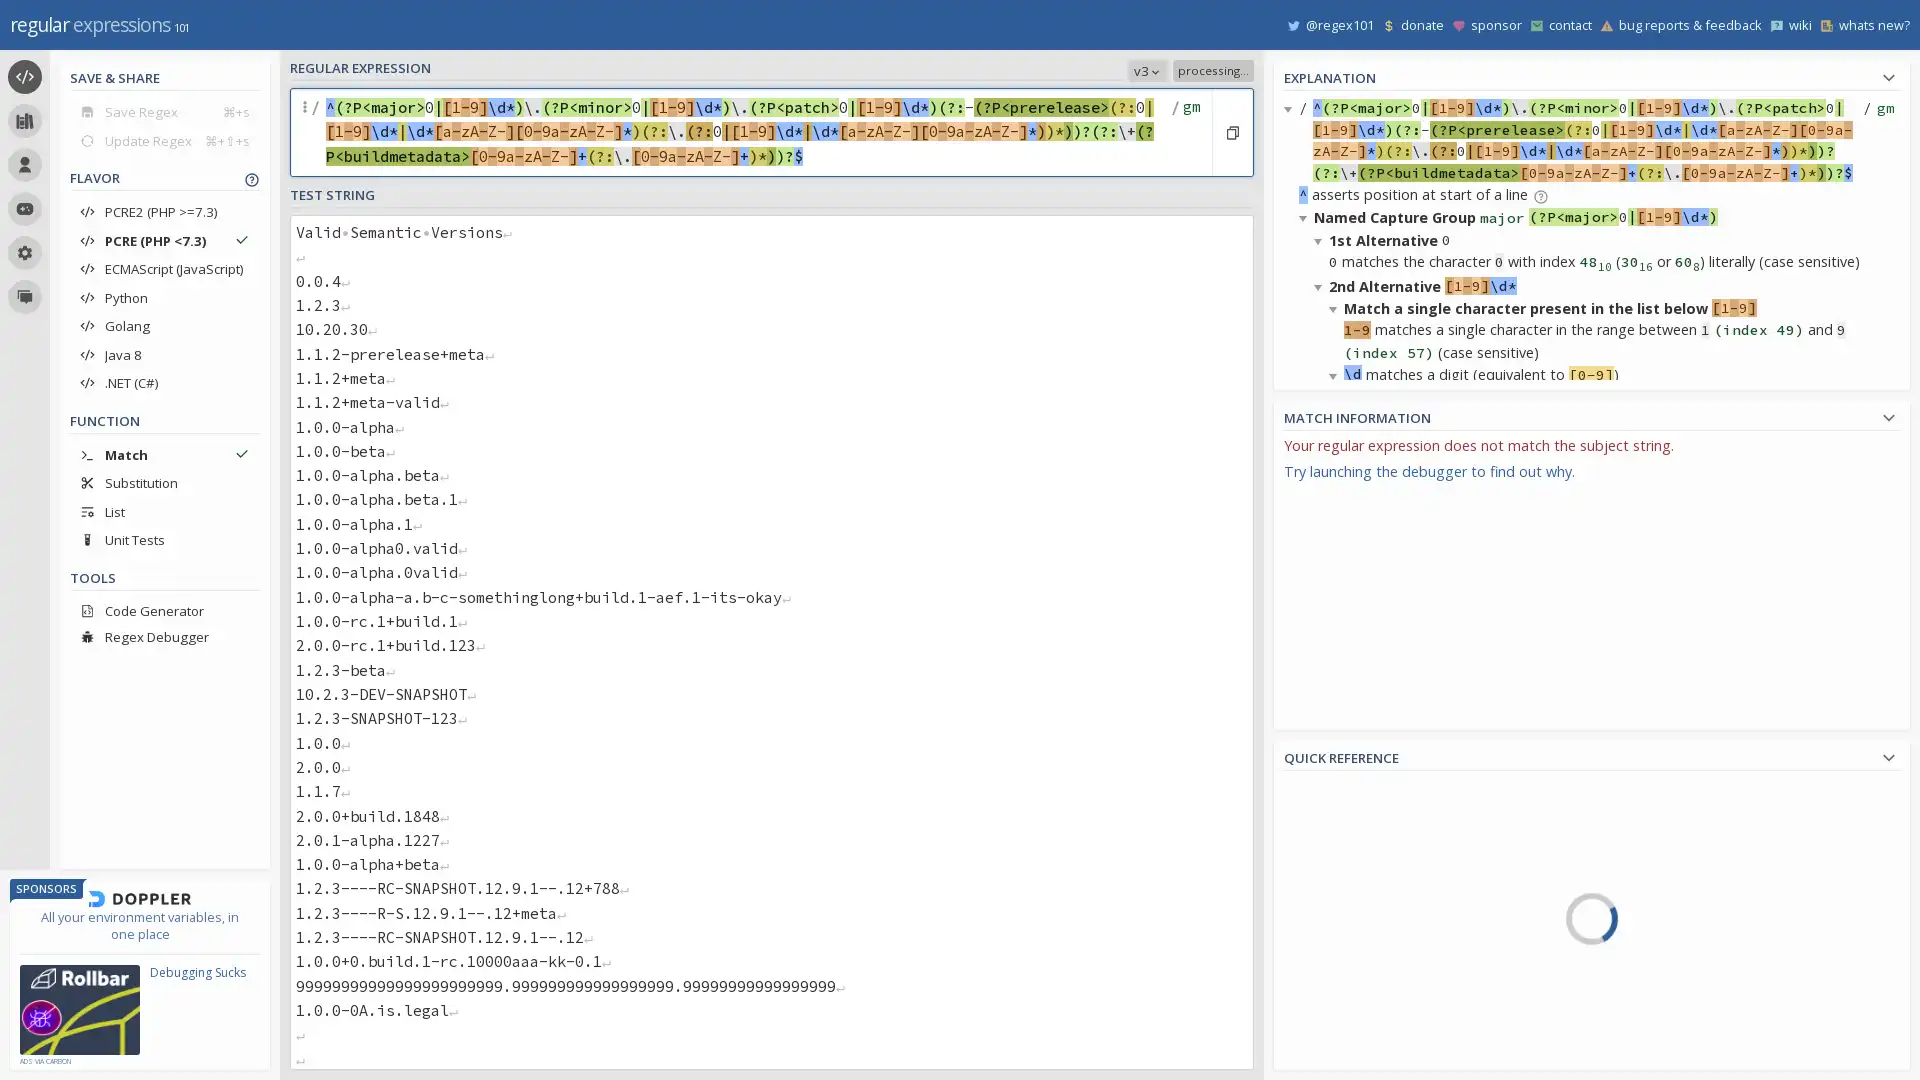 The width and height of the screenshot is (1920, 1080). Describe the element at coordinates (1337, 622) in the screenshot. I see `Match 2` at that location.